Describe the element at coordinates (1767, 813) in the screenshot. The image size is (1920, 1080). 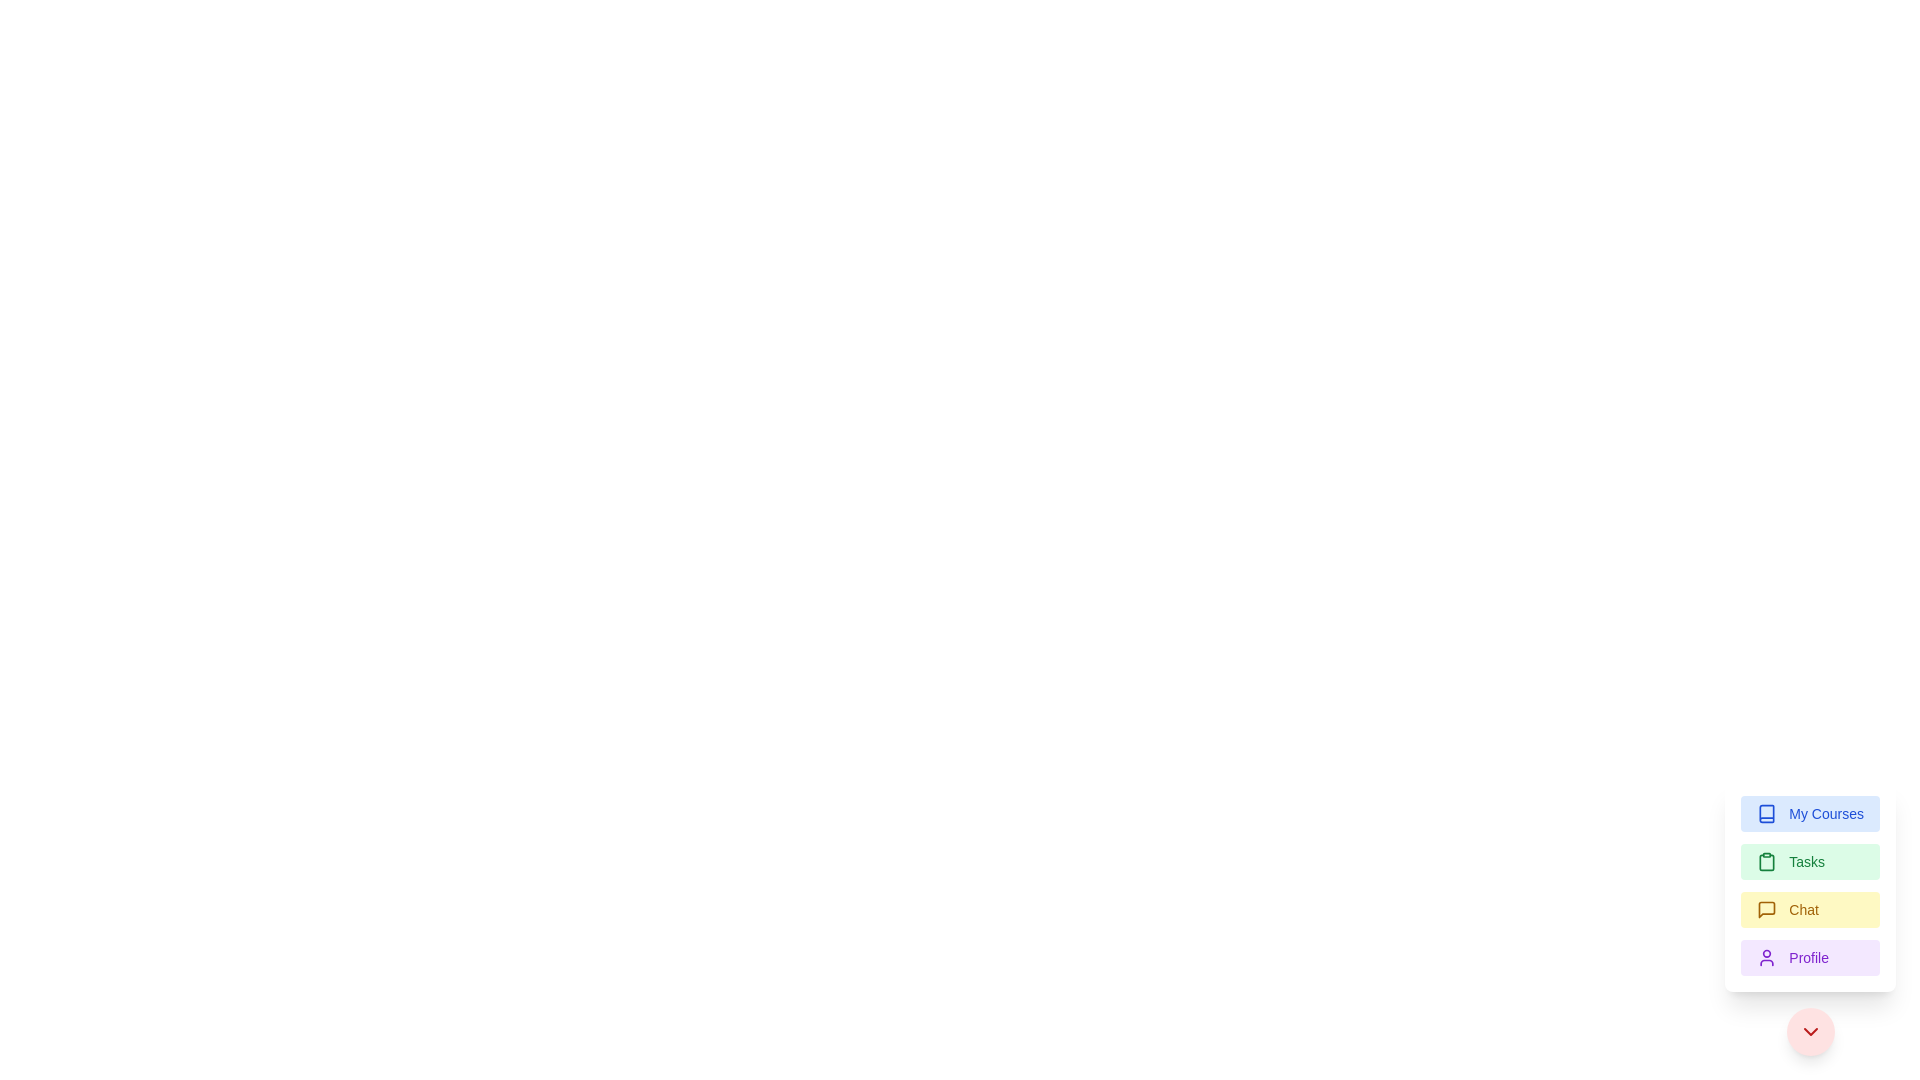
I see `the decorative icon associated with the 'My Courses' button located at the bottom-right of the vertical menu bar` at that location.